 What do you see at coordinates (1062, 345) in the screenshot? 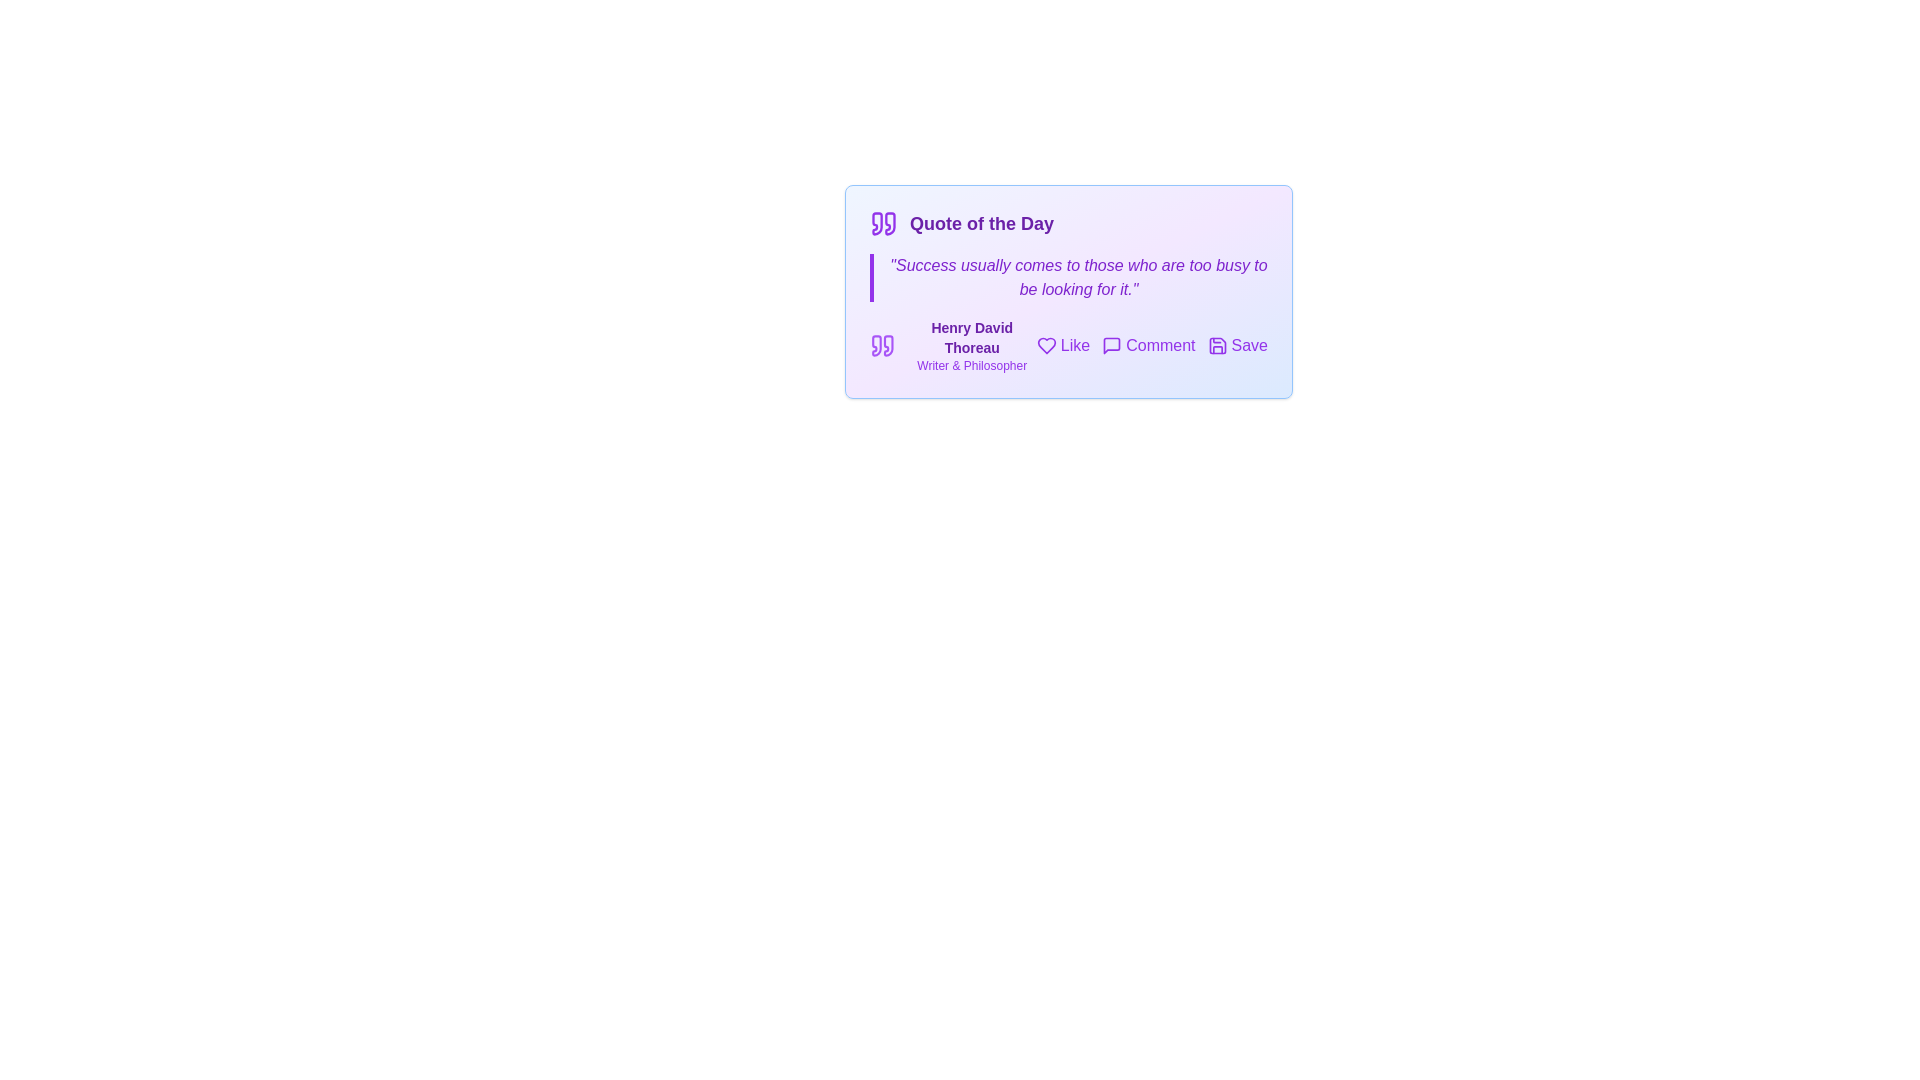
I see `the 'Like' button, which is represented by a heart icon, located in the action bar to the left of 'Comment' and 'Save'` at bounding box center [1062, 345].